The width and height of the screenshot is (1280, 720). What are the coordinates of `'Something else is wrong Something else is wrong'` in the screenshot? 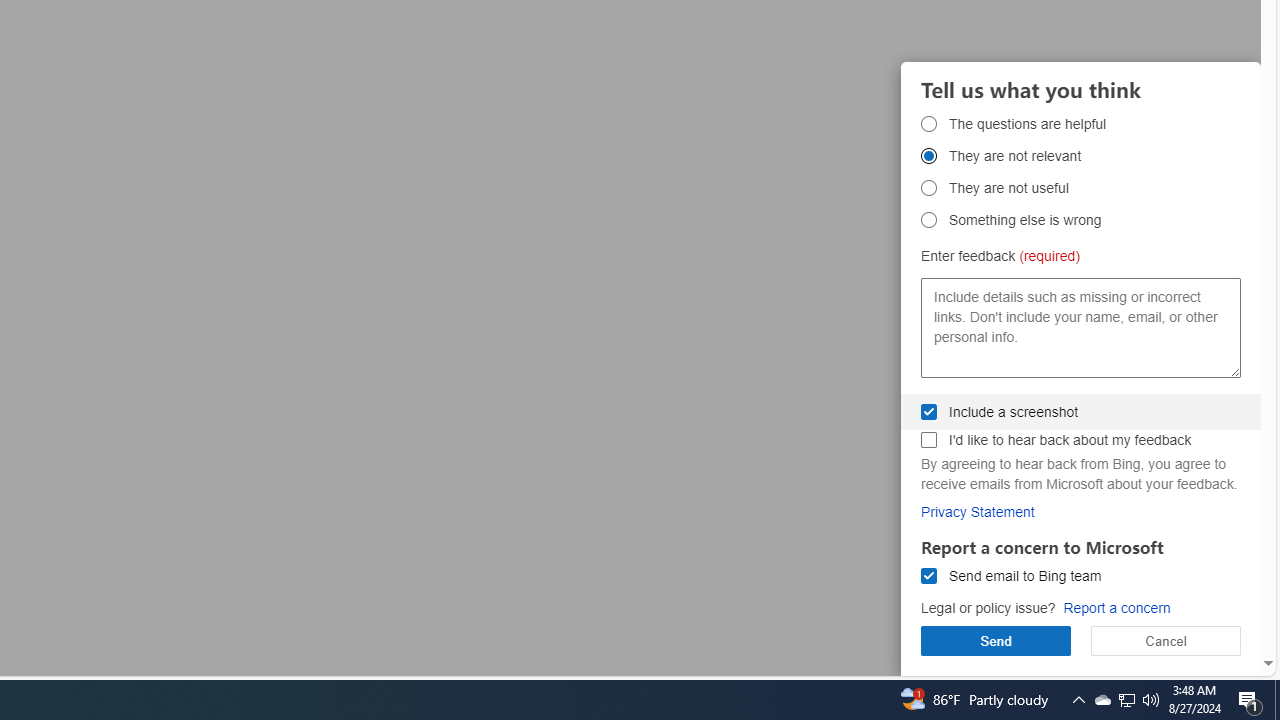 It's located at (928, 219).